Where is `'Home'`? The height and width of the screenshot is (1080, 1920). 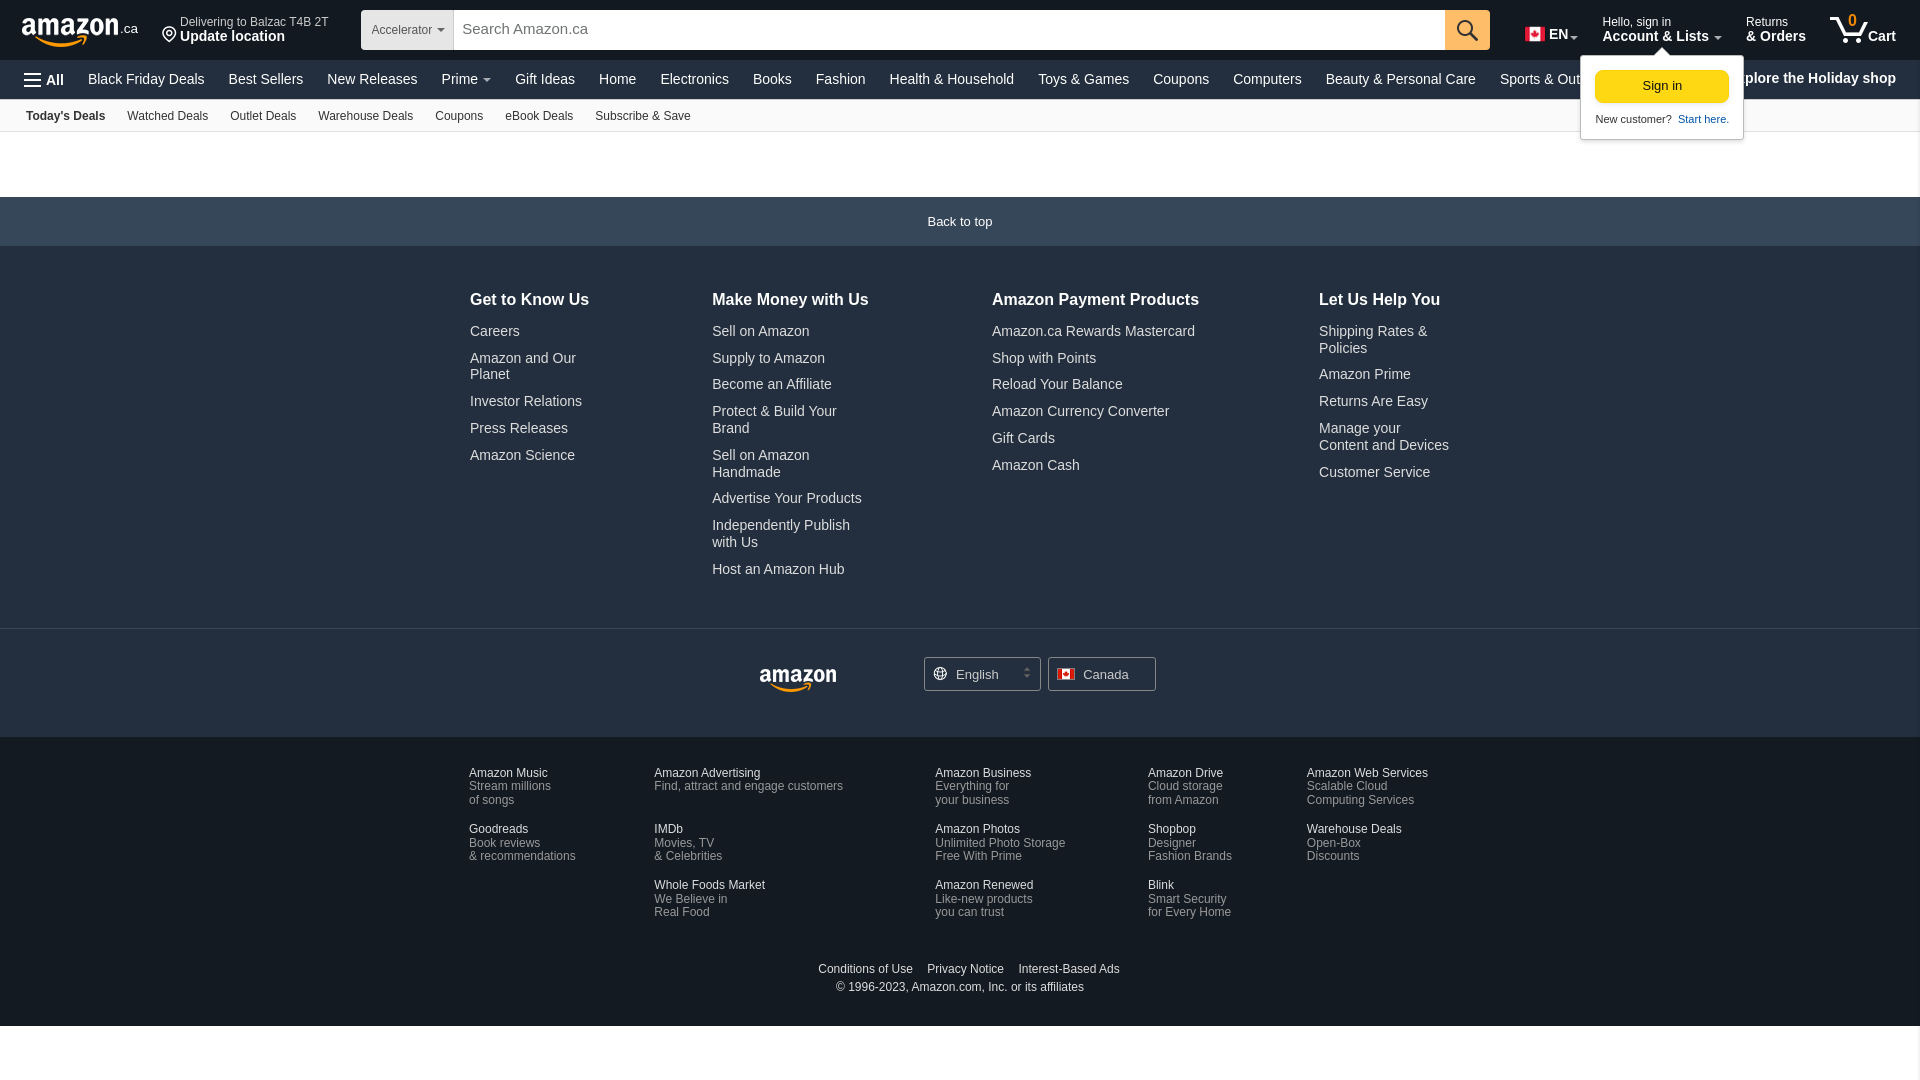 'Home' is located at coordinates (585, 77).